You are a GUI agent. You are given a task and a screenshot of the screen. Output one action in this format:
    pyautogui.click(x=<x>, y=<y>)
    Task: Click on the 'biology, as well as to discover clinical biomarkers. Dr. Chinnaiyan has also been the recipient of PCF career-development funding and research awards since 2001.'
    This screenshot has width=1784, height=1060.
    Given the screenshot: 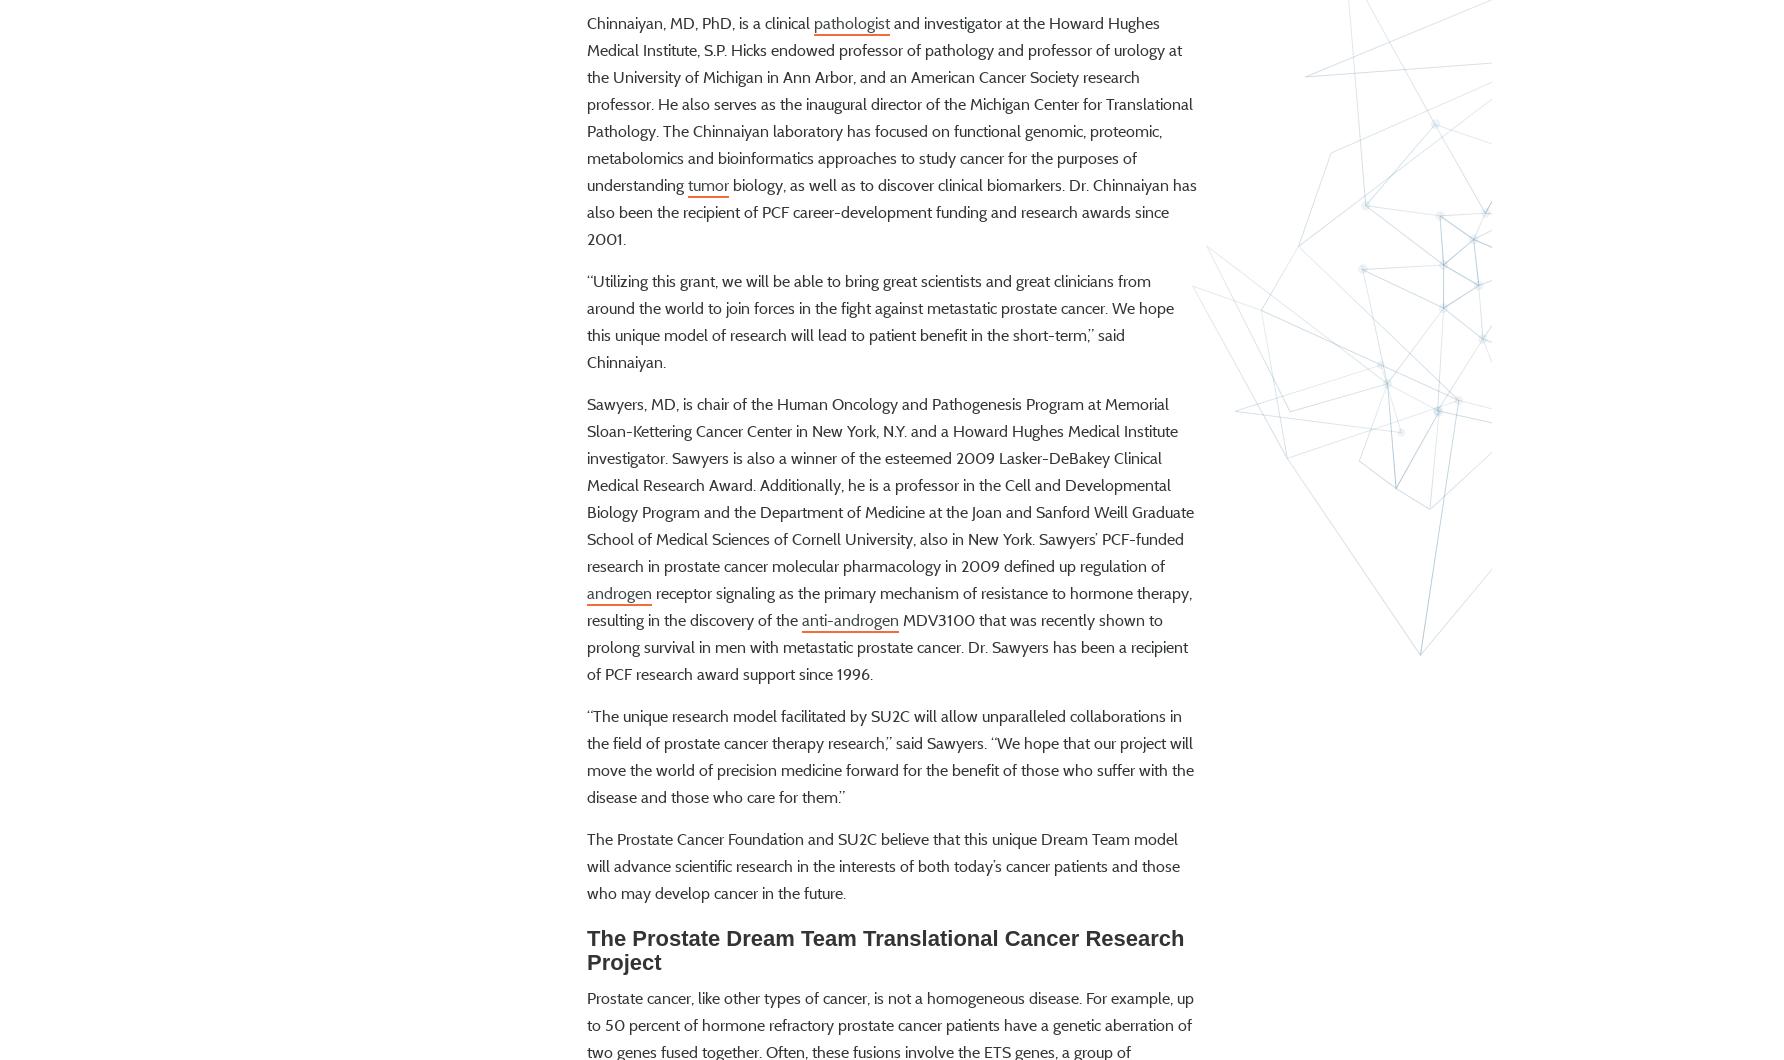 What is the action you would take?
    pyautogui.click(x=892, y=269)
    